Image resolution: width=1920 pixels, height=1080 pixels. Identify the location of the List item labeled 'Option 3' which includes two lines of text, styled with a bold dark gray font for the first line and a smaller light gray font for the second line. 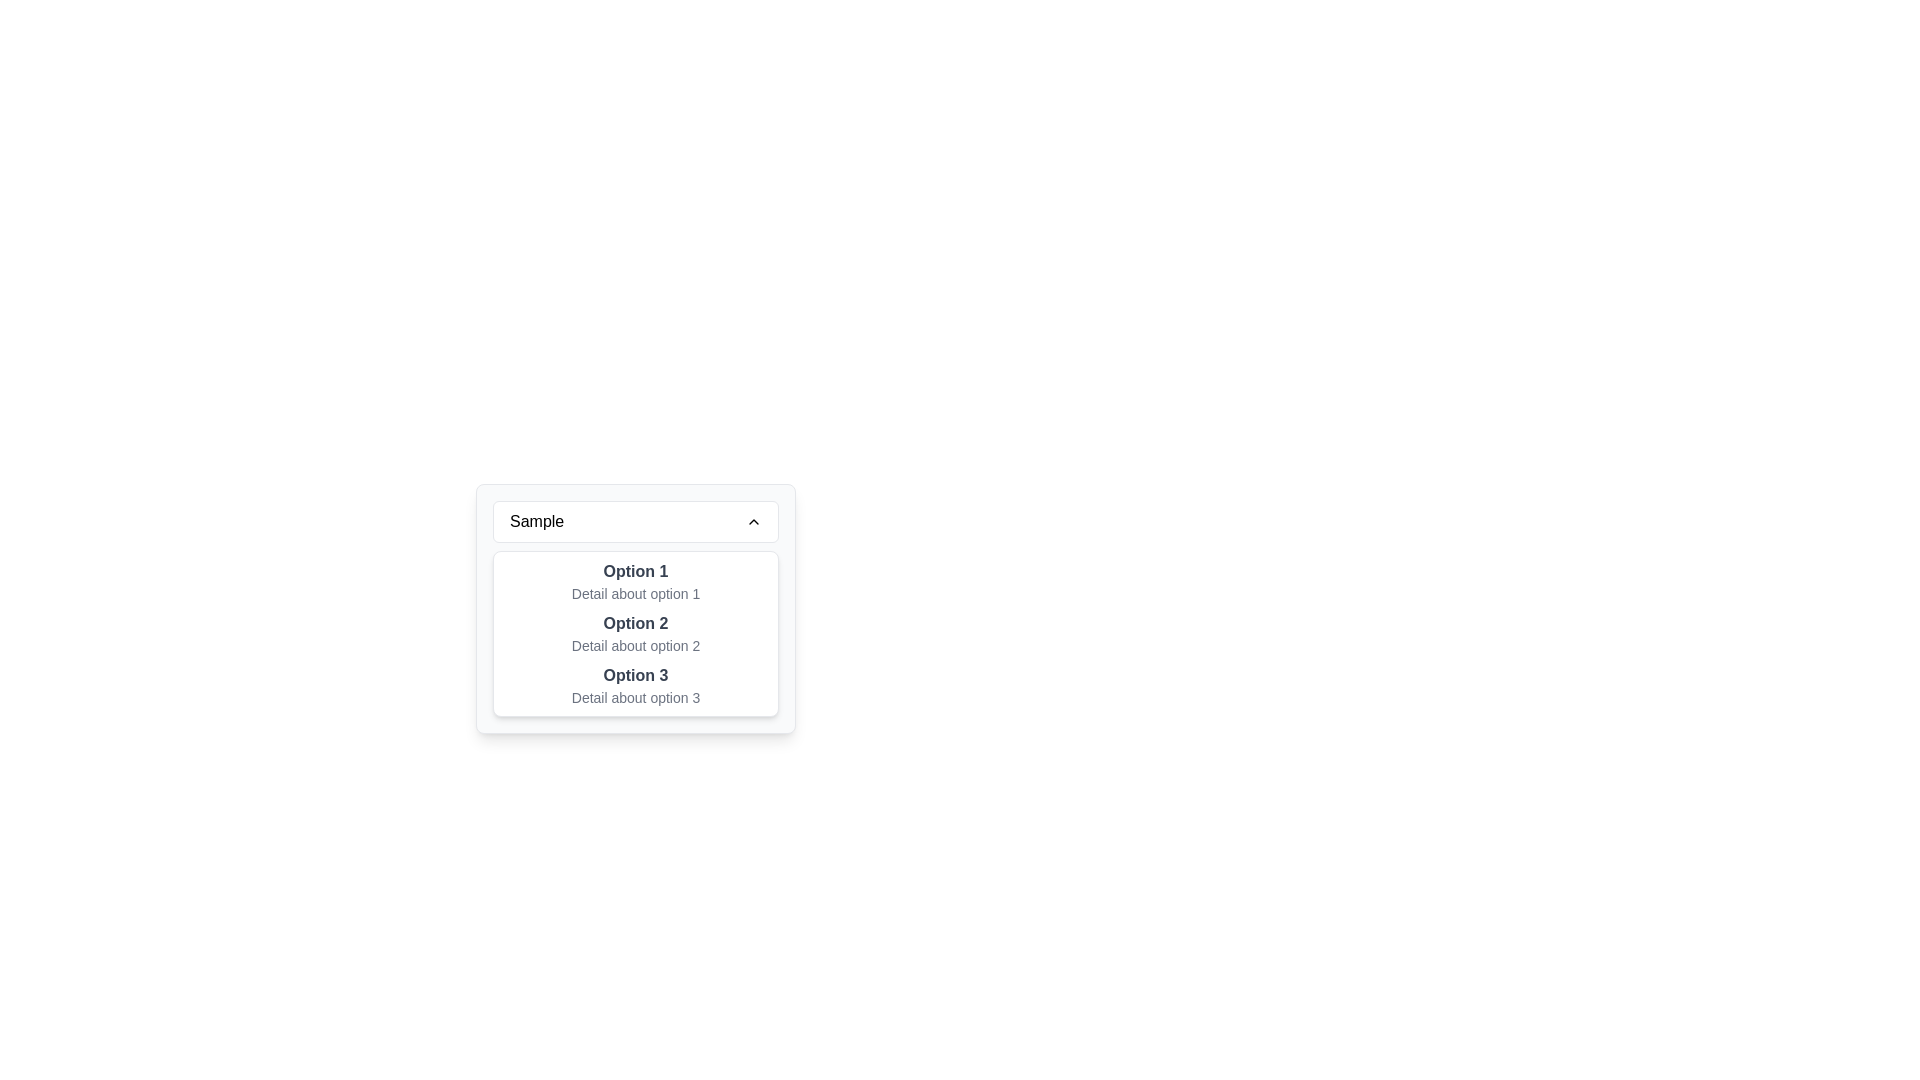
(634, 685).